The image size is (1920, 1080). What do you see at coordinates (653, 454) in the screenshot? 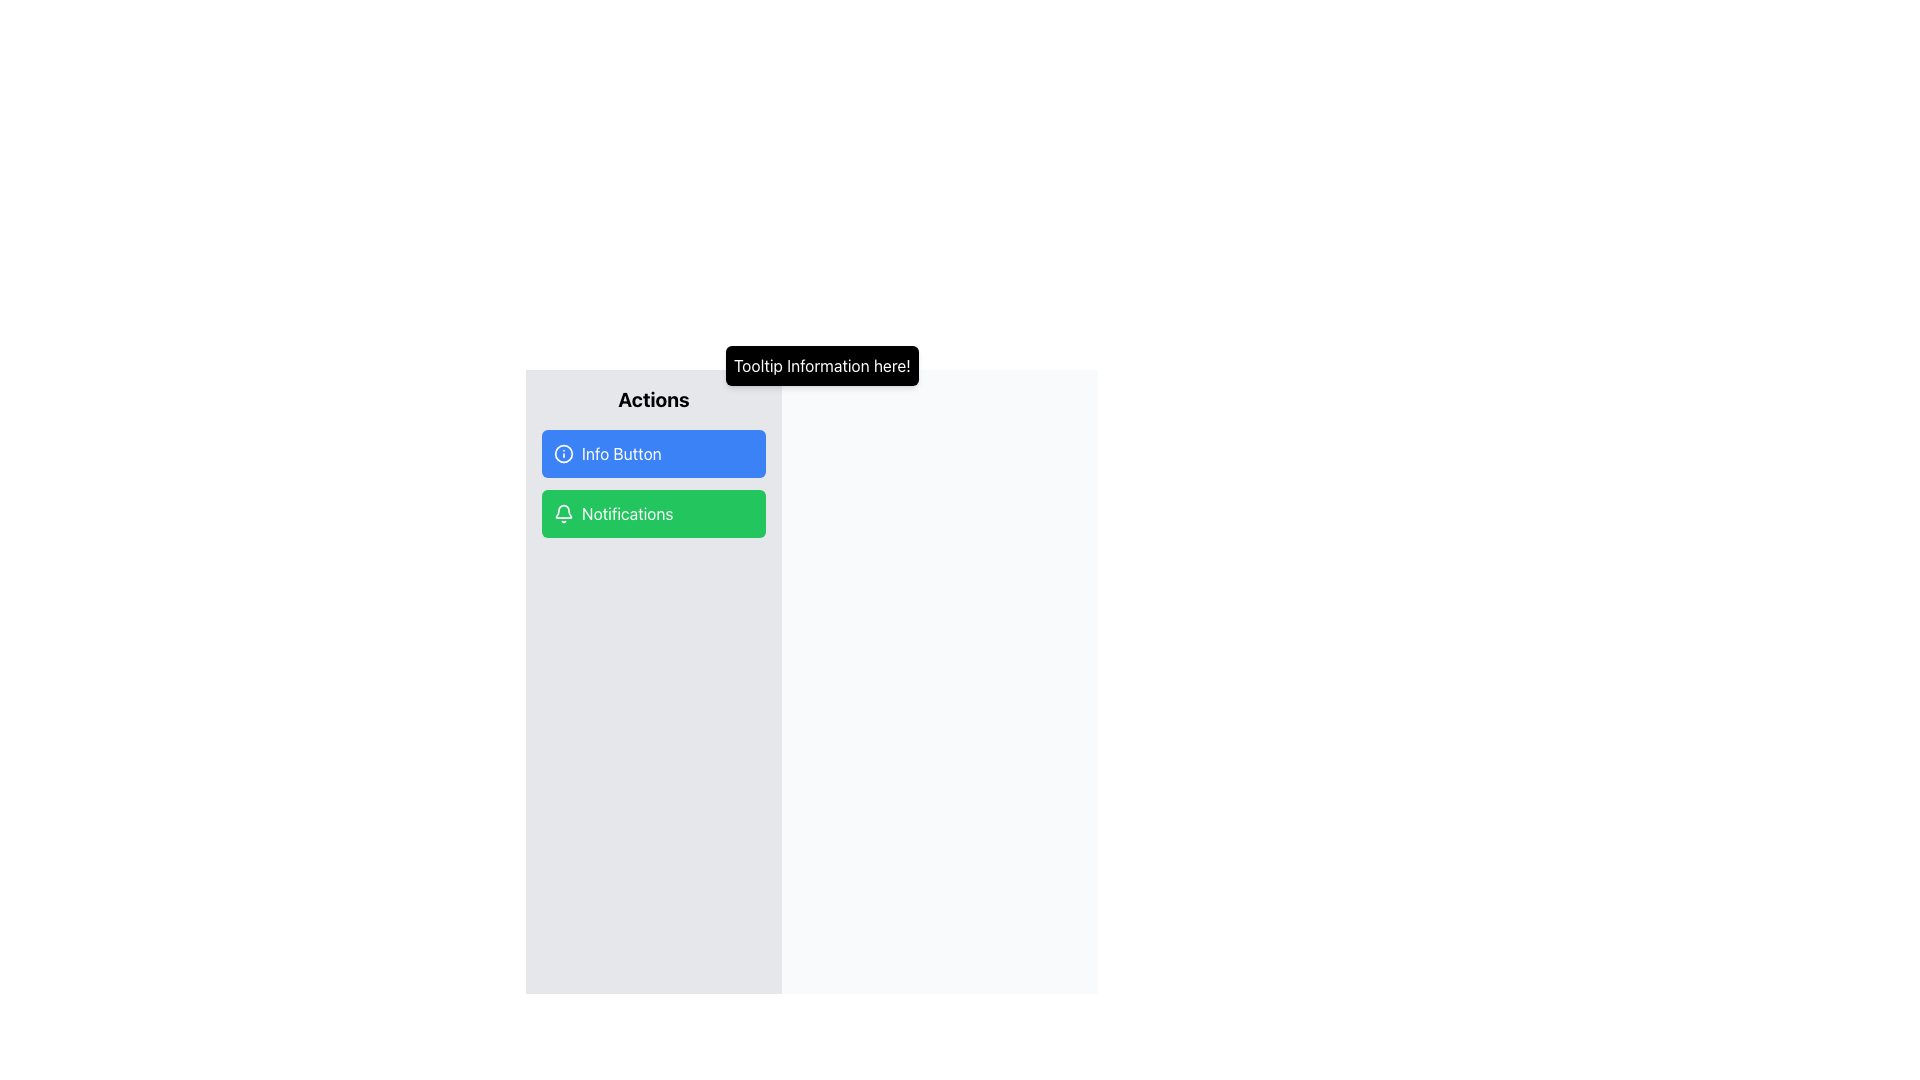
I see `the button located in the vertical menu under the heading 'Actions'` at bounding box center [653, 454].